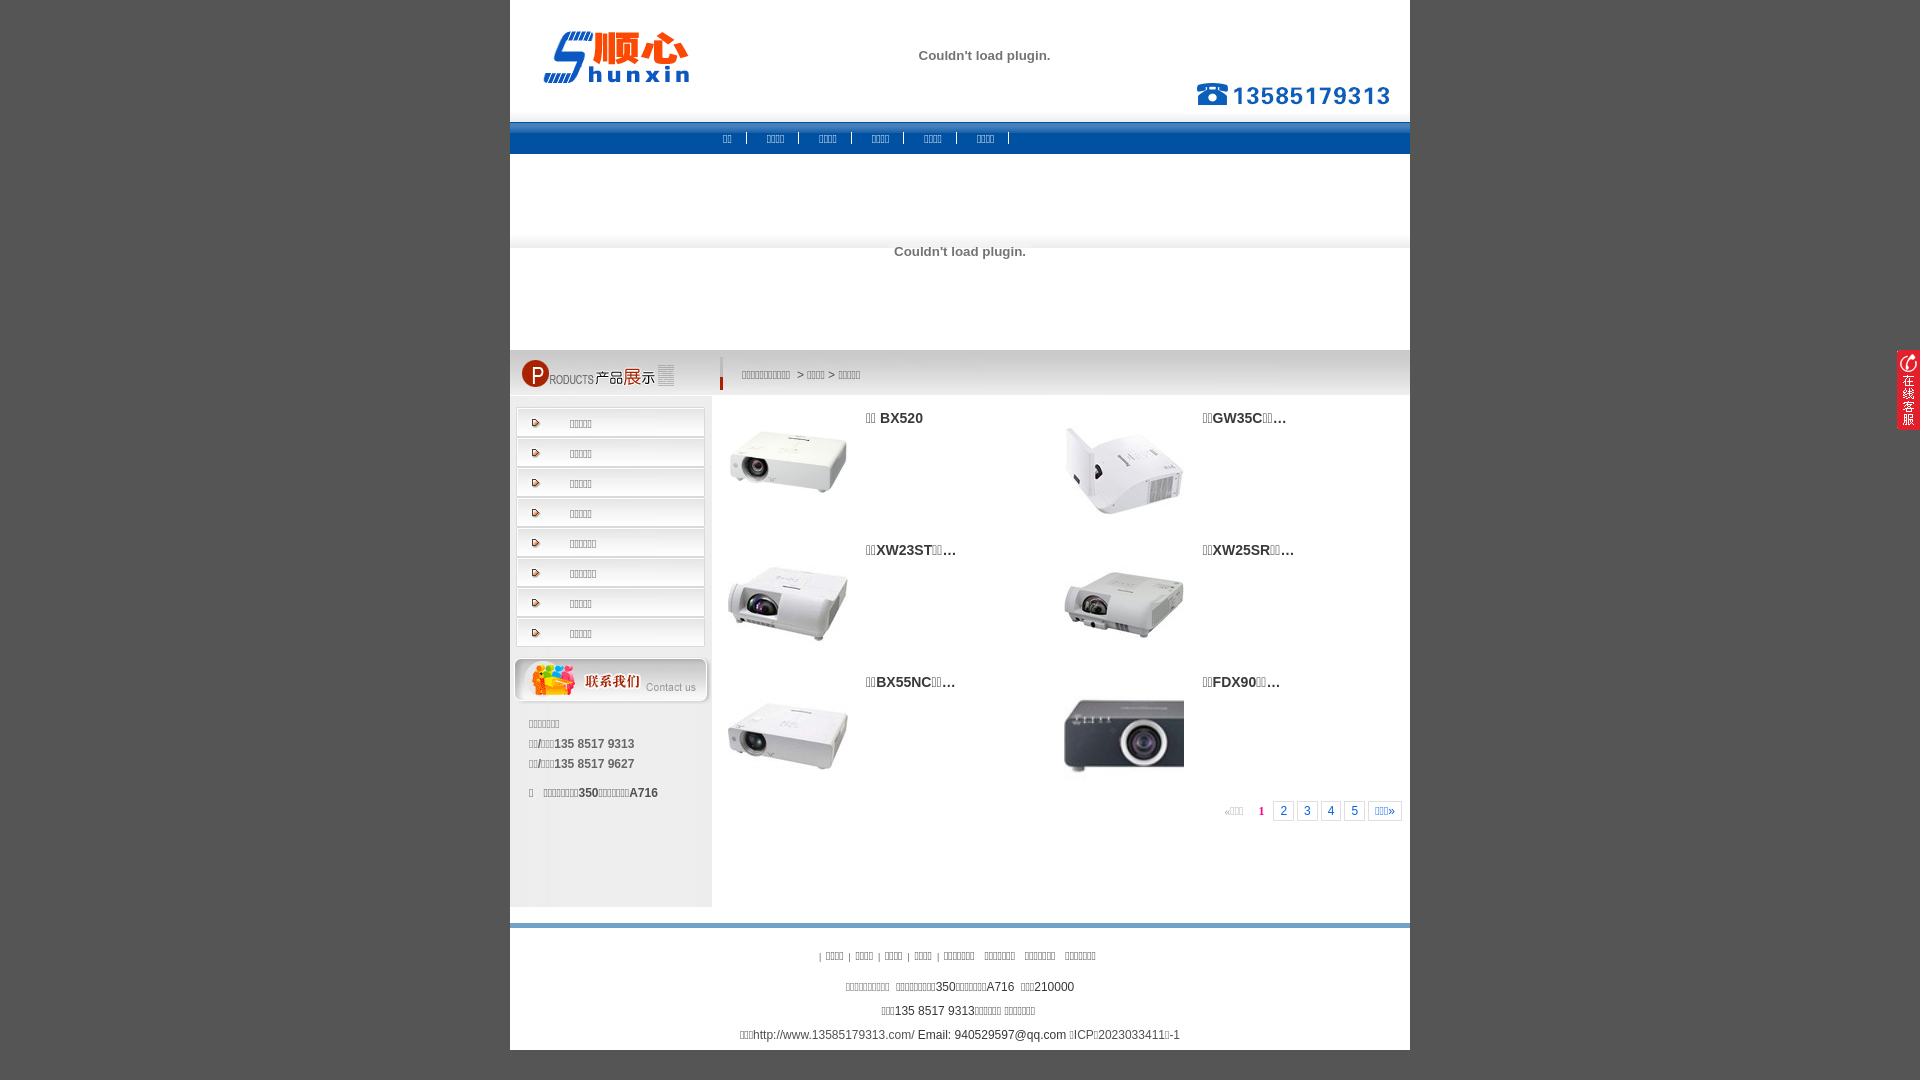 The width and height of the screenshot is (1920, 1080). Describe the element at coordinates (1283, 810) in the screenshot. I see `'2'` at that location.